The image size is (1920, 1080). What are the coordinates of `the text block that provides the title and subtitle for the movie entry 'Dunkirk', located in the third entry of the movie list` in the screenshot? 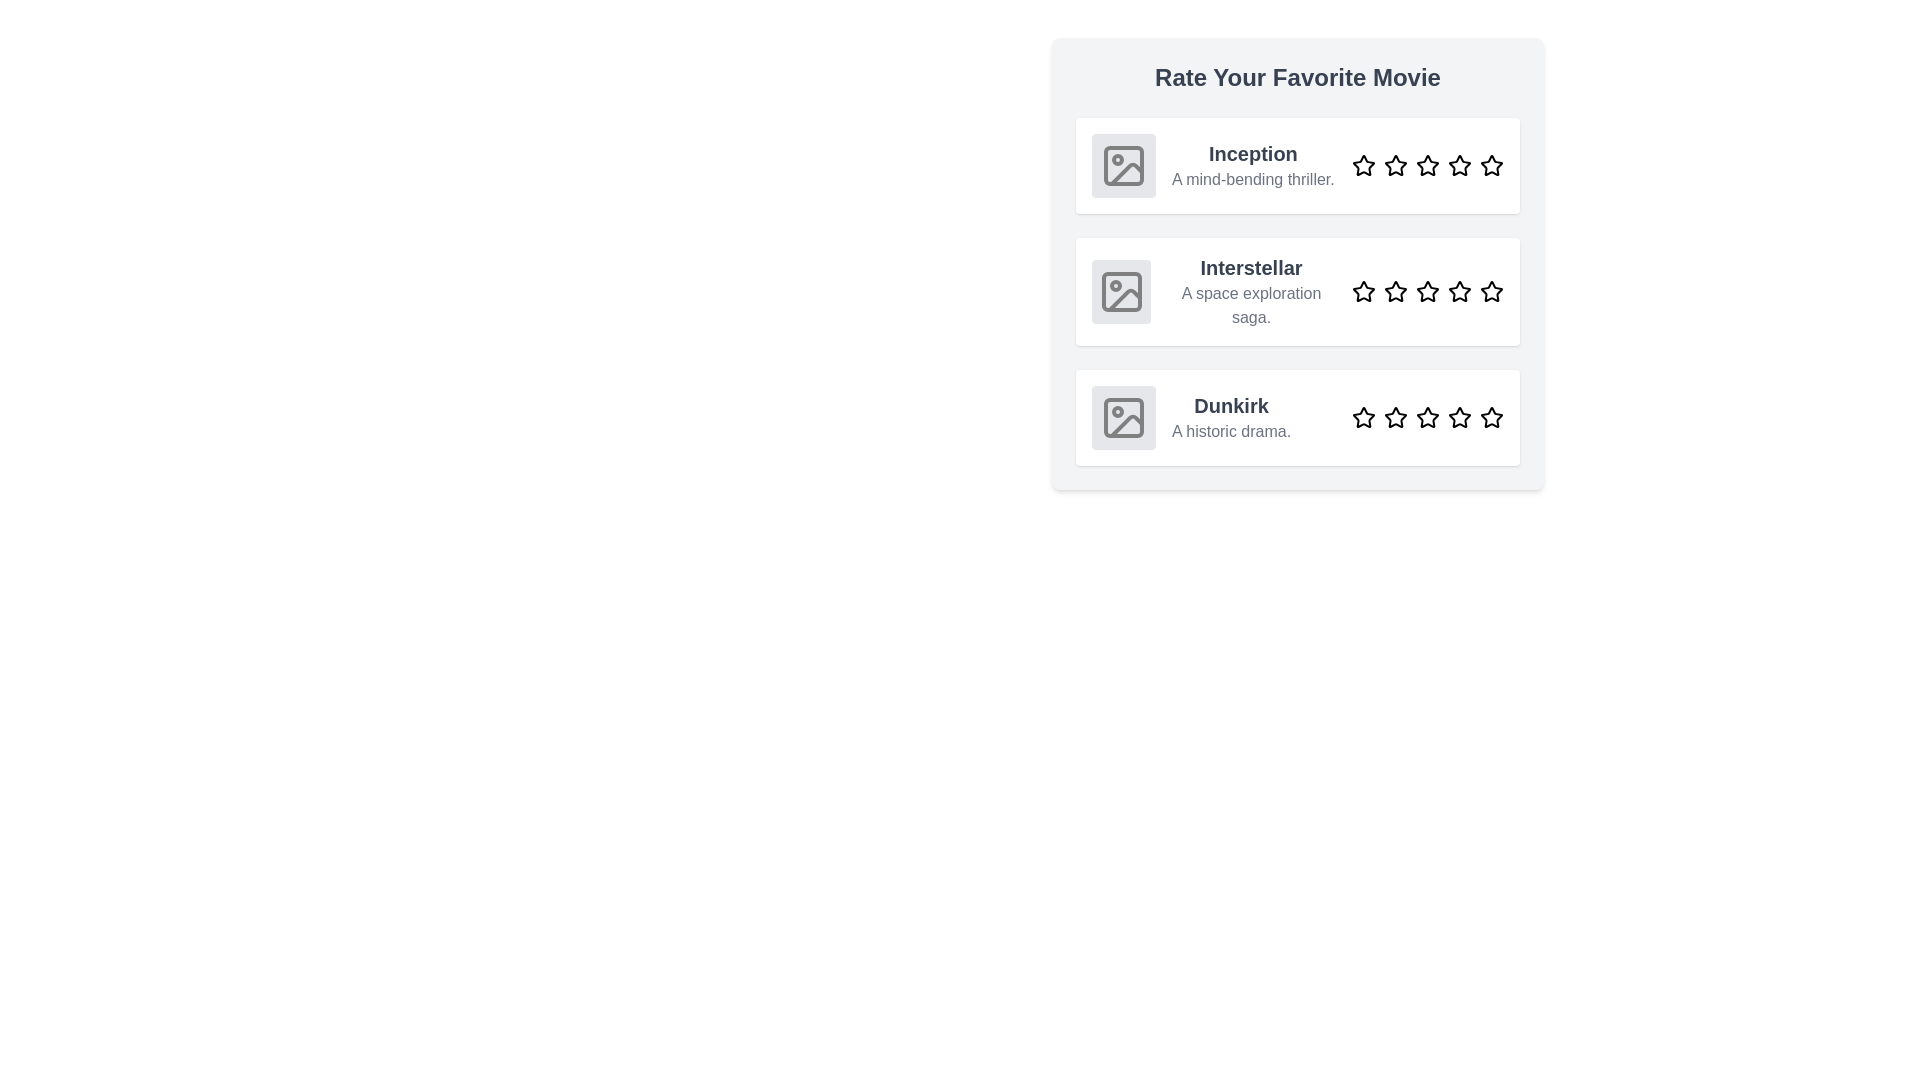 It's located at (1230, 416).